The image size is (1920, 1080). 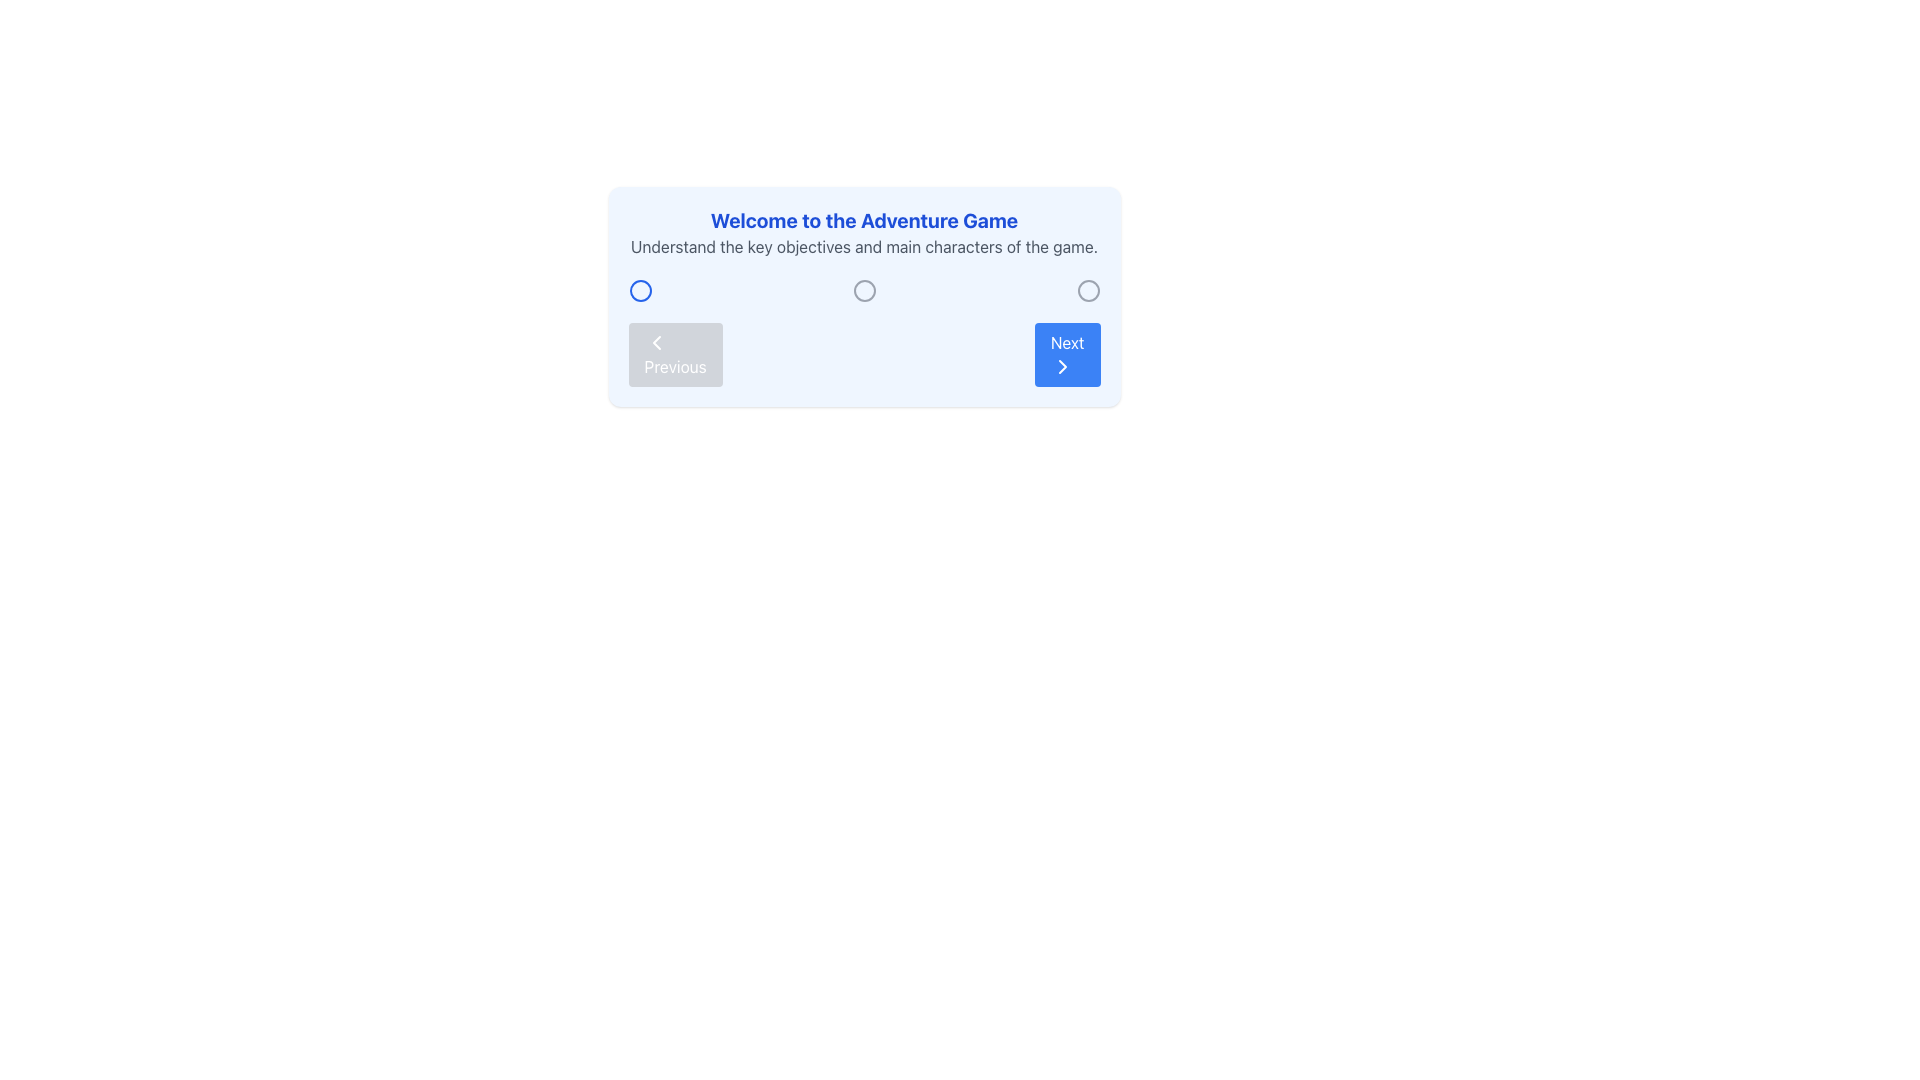 I want to click on the chevron icon within the blue 'Next' button, which indicates the 'Next' action for navigation in the sequence, so click(x=1061, y=366).